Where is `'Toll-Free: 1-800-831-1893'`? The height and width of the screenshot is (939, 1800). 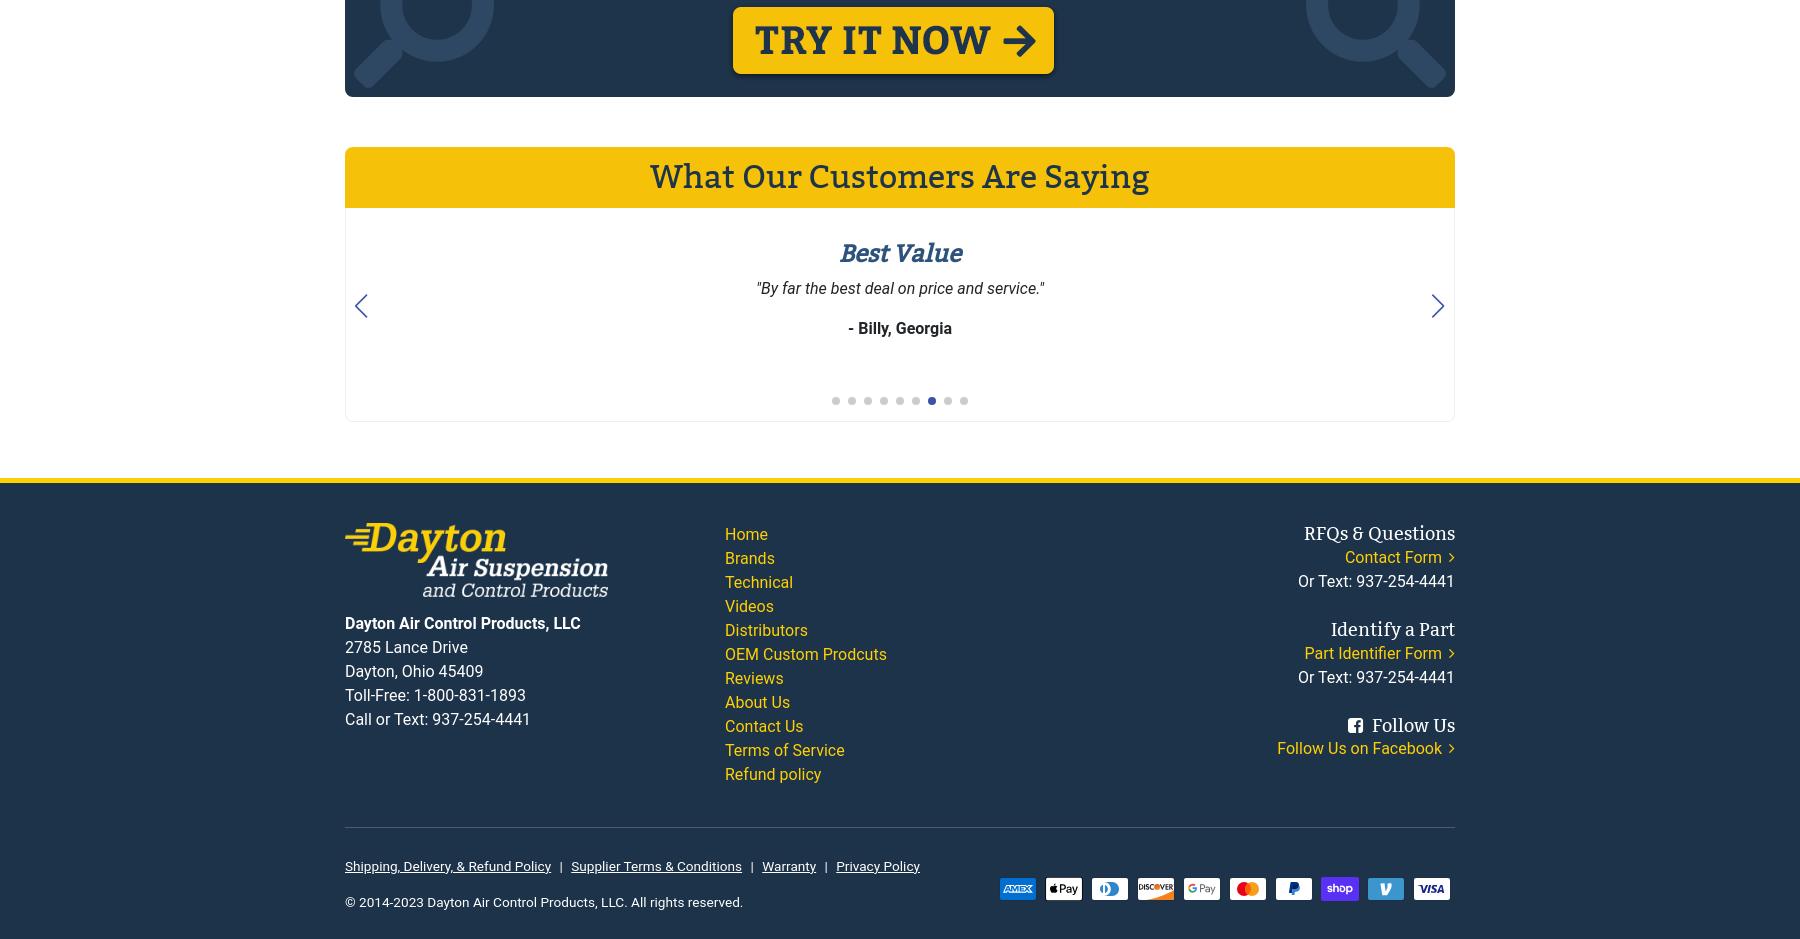 'Toll-Free: 1-800-831-1893' is located at coordinates (435, 694).